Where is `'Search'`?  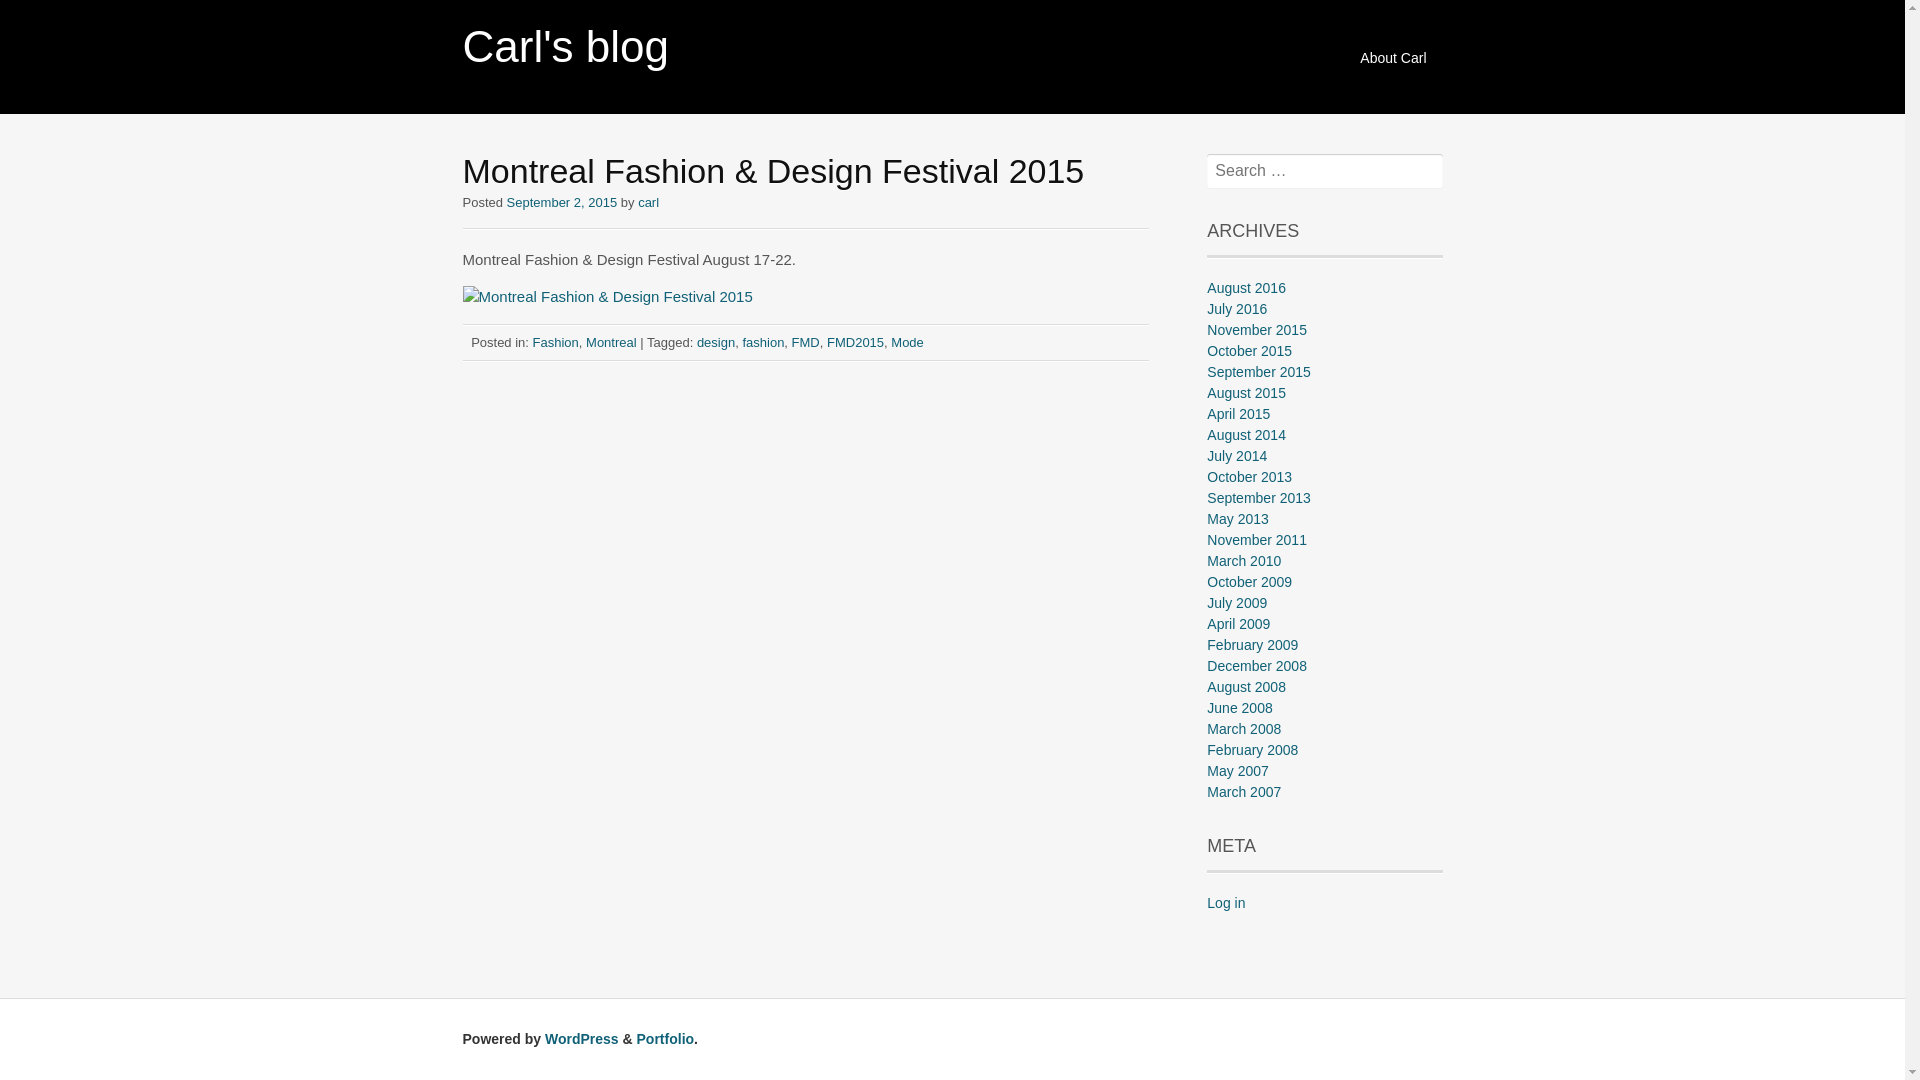 'Search' is located at coordinates (43, 16).